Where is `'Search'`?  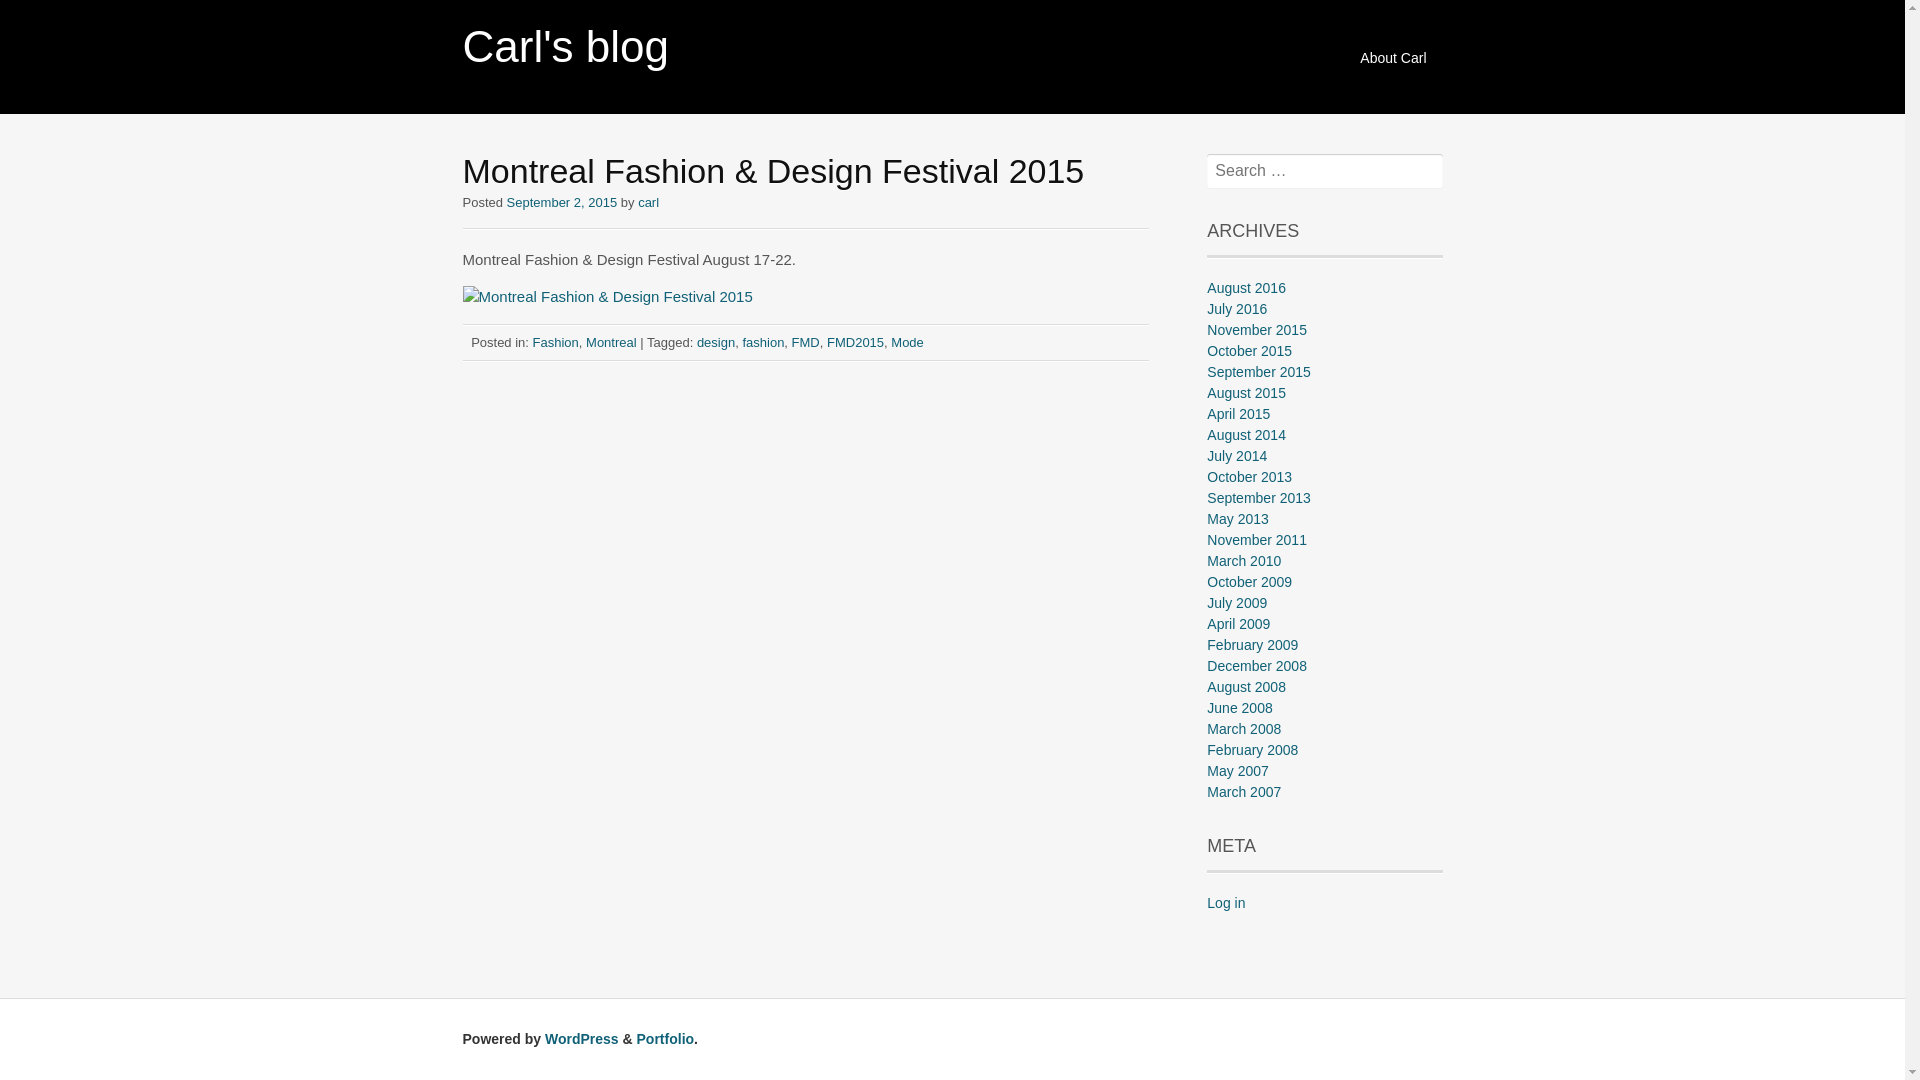 'Search' is located at coordinates (43, 16).